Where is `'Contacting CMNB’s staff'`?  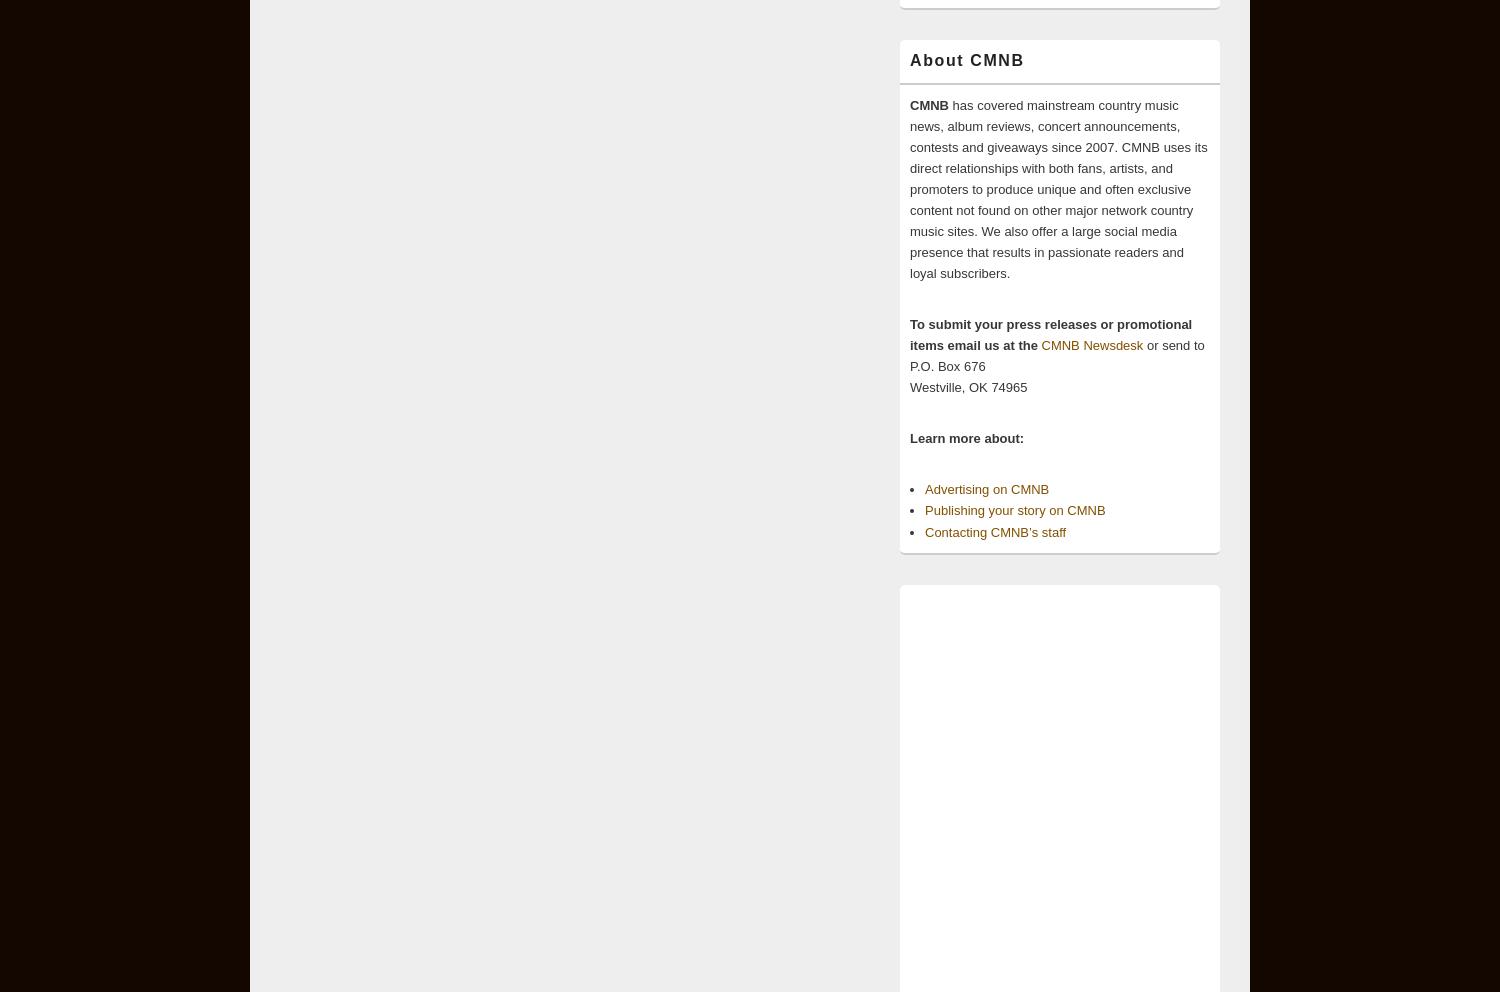
'Contacting CMNB’s staff' is located at coordinates (994, 530).